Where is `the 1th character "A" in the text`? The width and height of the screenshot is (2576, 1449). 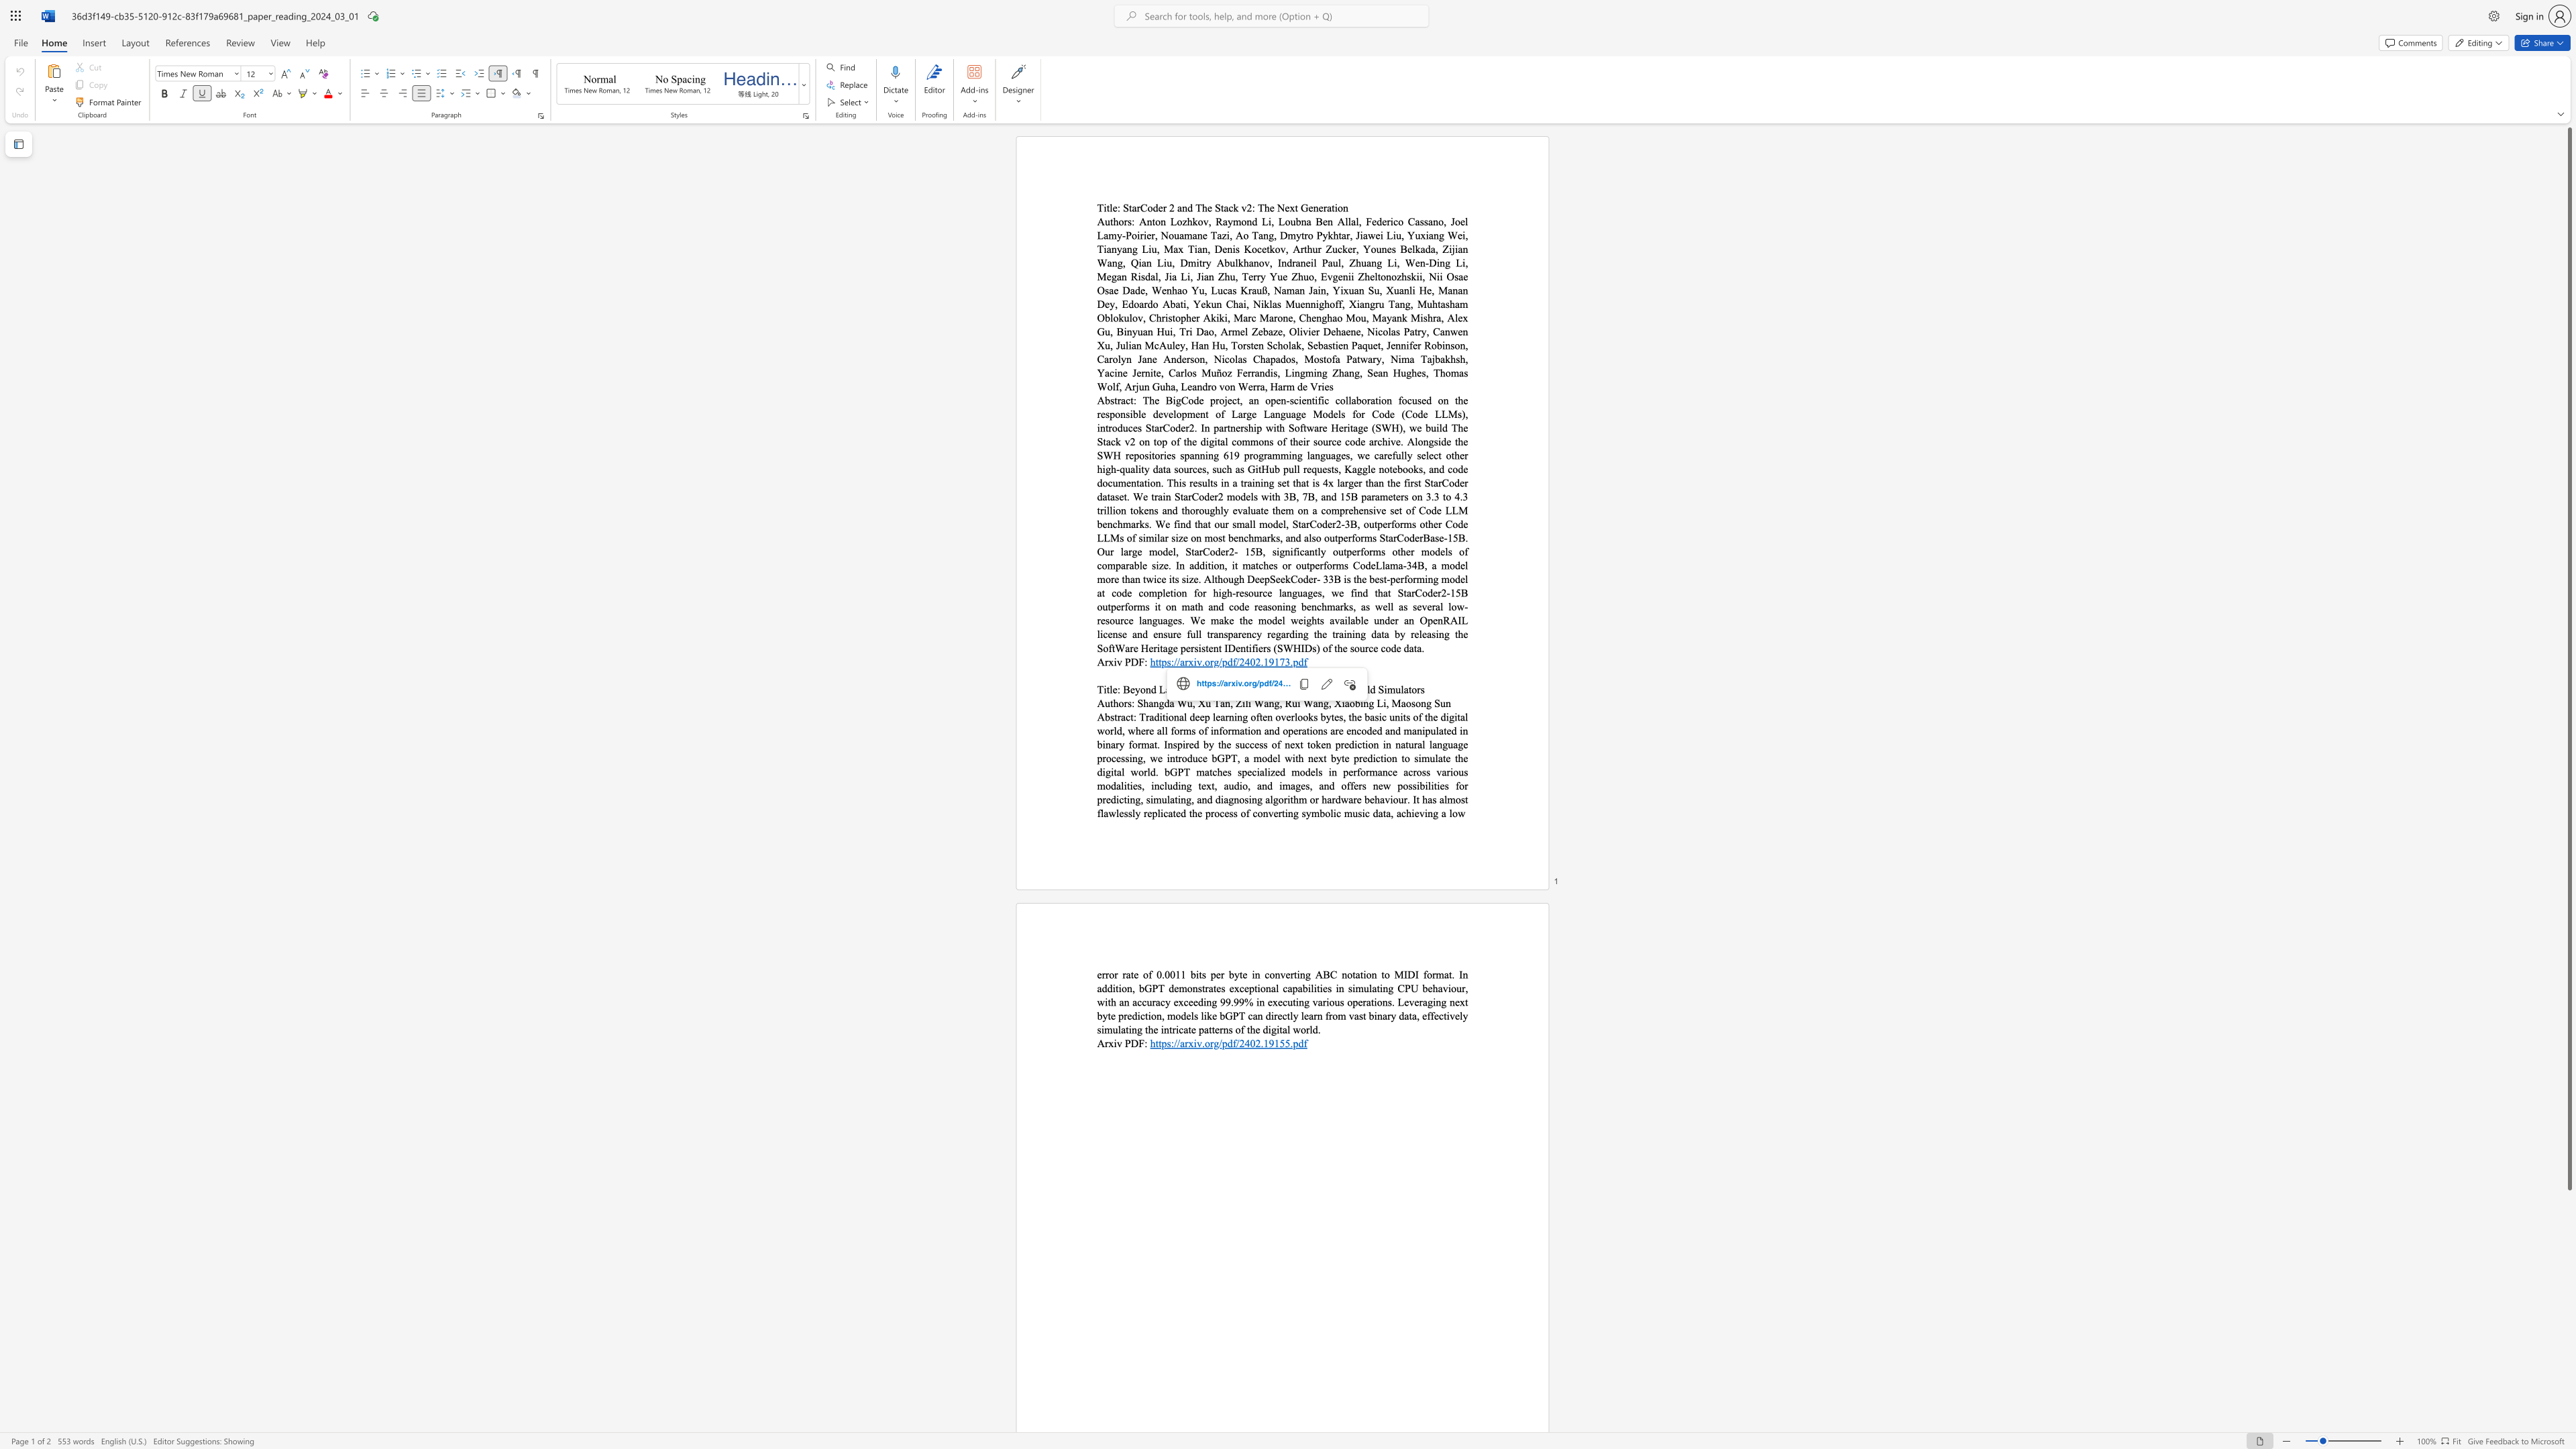 the 1th character "A" in the text is located at coordinates (1100, 716).